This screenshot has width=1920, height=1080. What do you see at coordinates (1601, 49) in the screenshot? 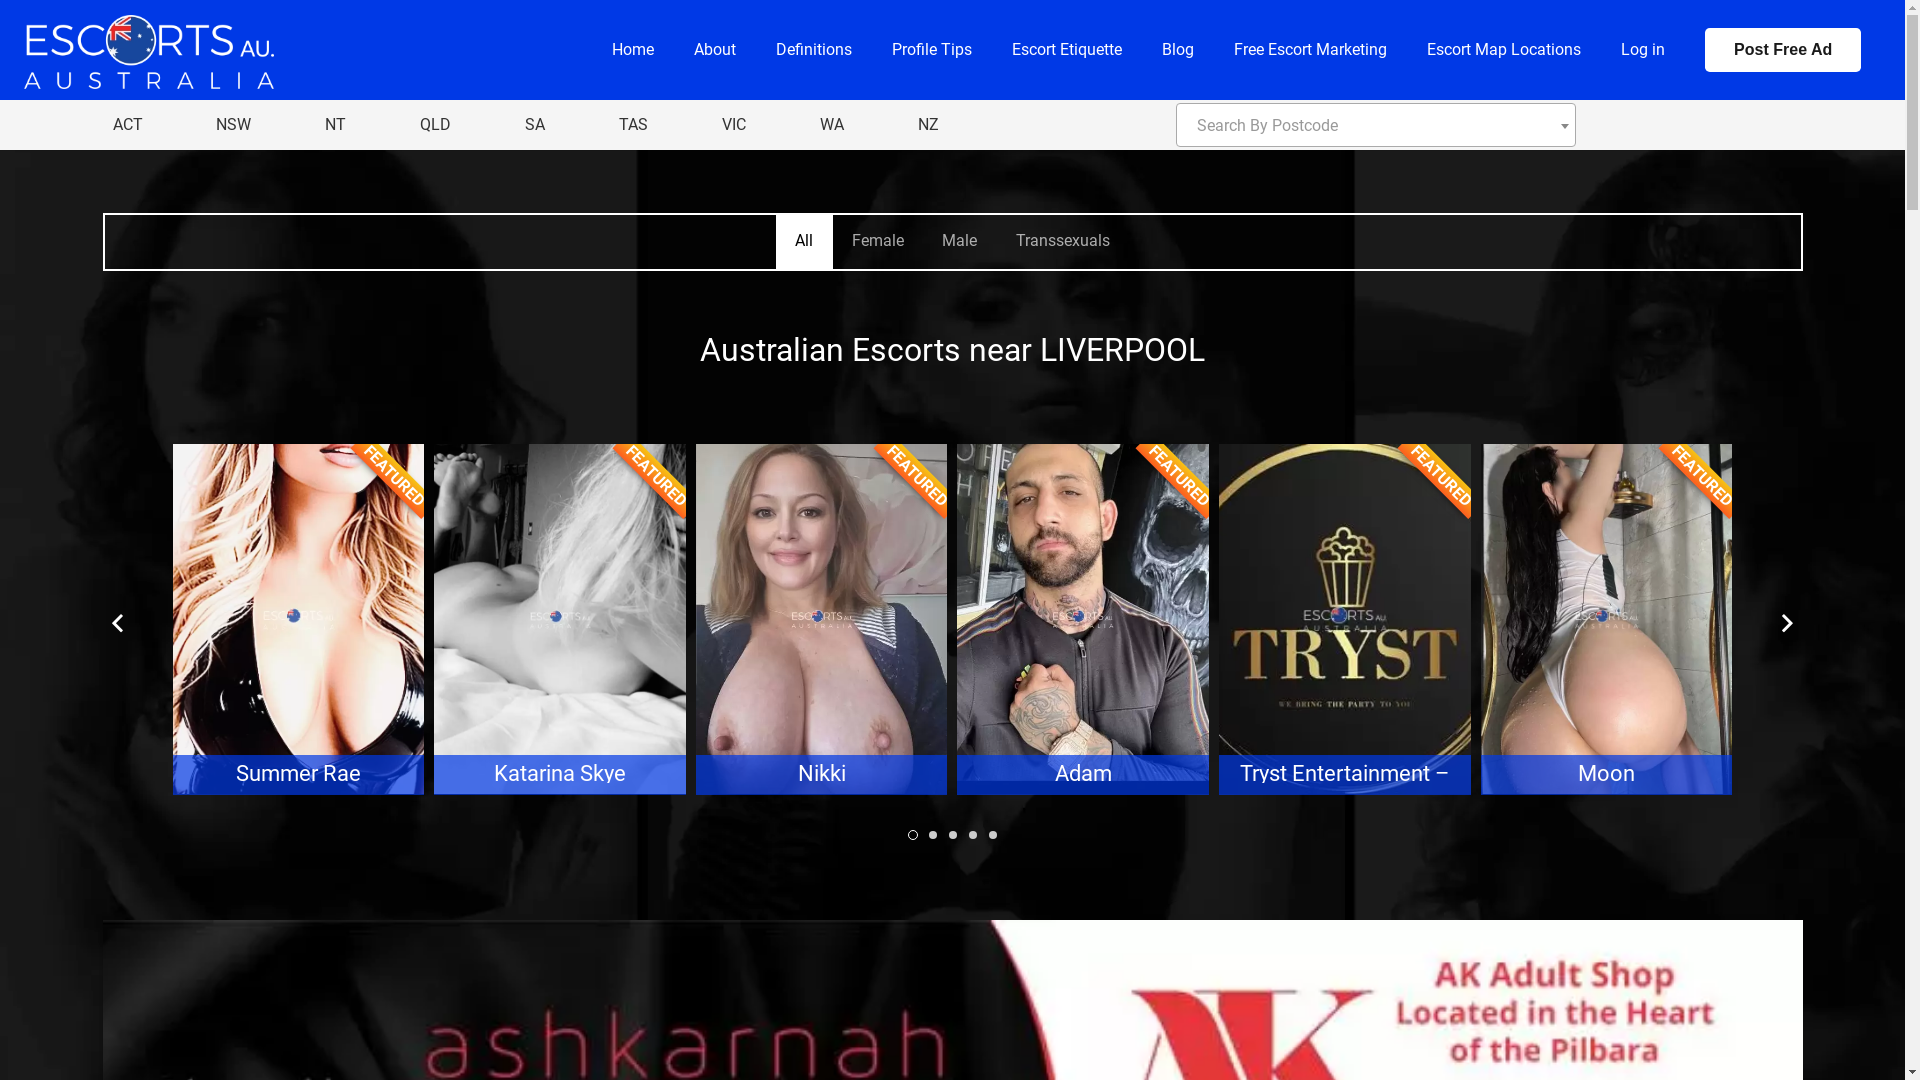
I see `'Log in'` at bounding box center [1601, 49].